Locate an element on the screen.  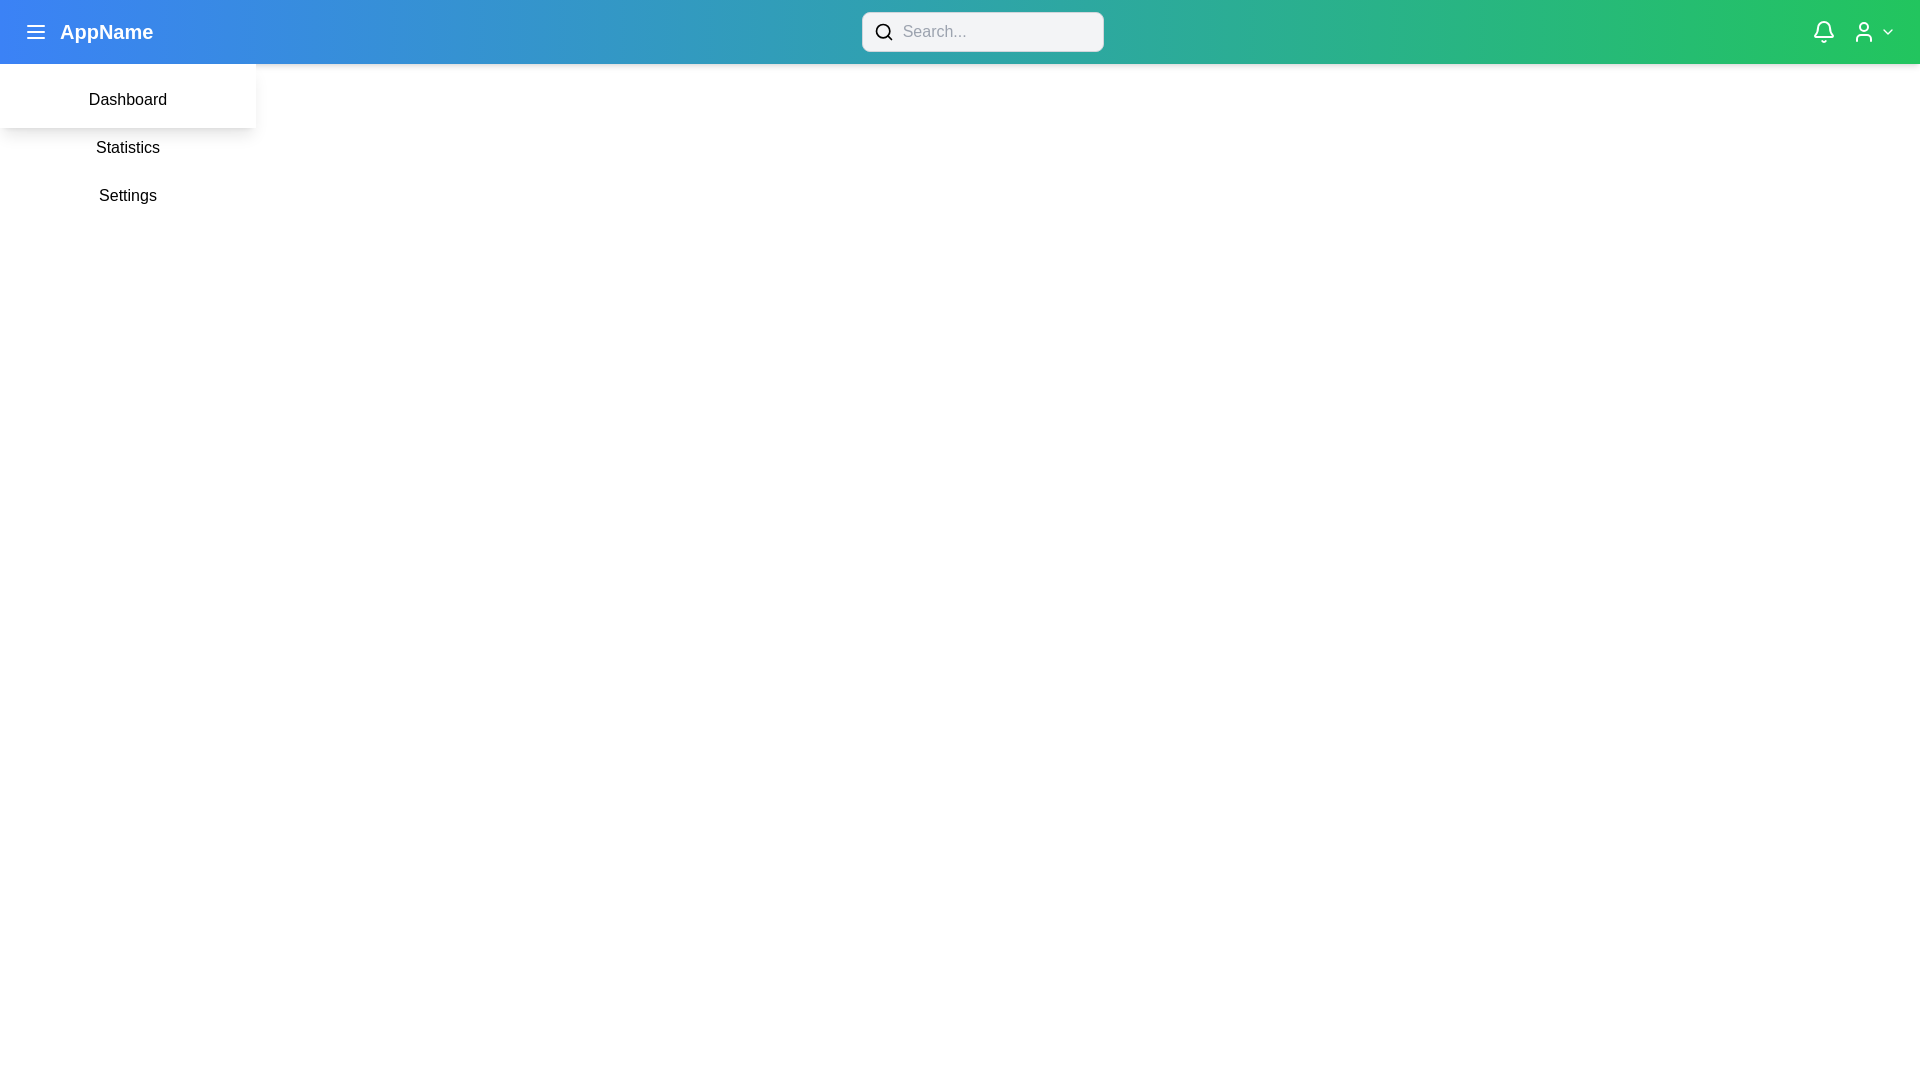
the search bar in the top navigation bar is located at coordinates (982, 31).